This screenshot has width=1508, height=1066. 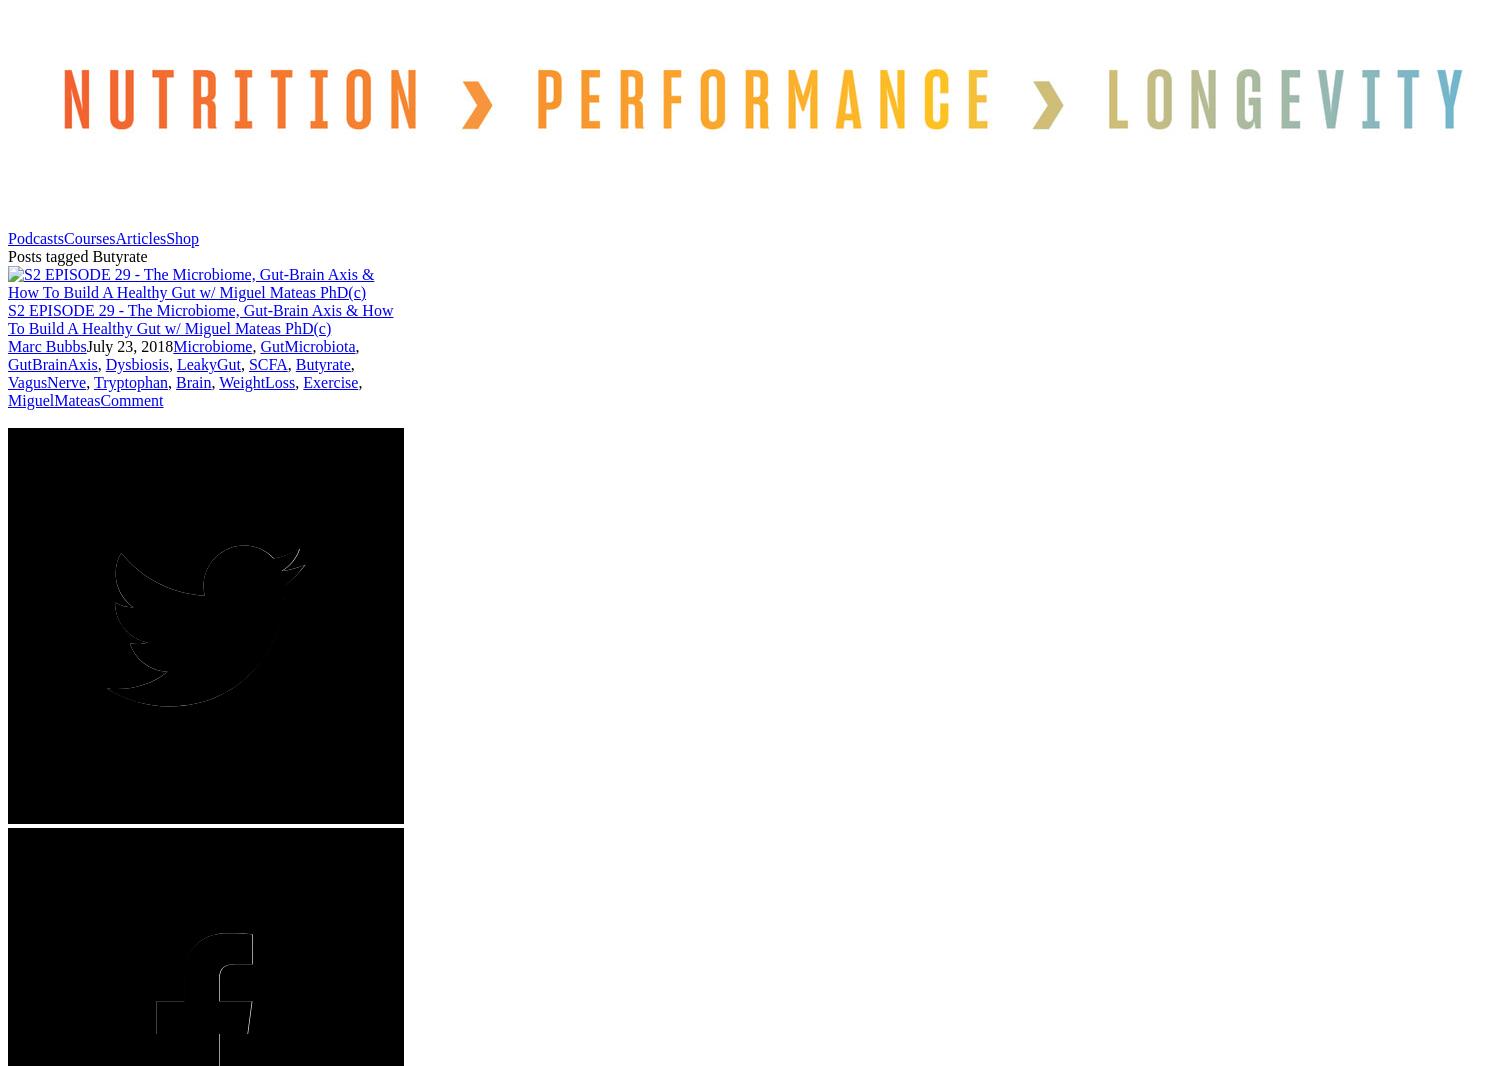 What do you see at coordinates (7, 236) in the screenshot?
I see `'Podcasts'` at bounding box center [7, 236].